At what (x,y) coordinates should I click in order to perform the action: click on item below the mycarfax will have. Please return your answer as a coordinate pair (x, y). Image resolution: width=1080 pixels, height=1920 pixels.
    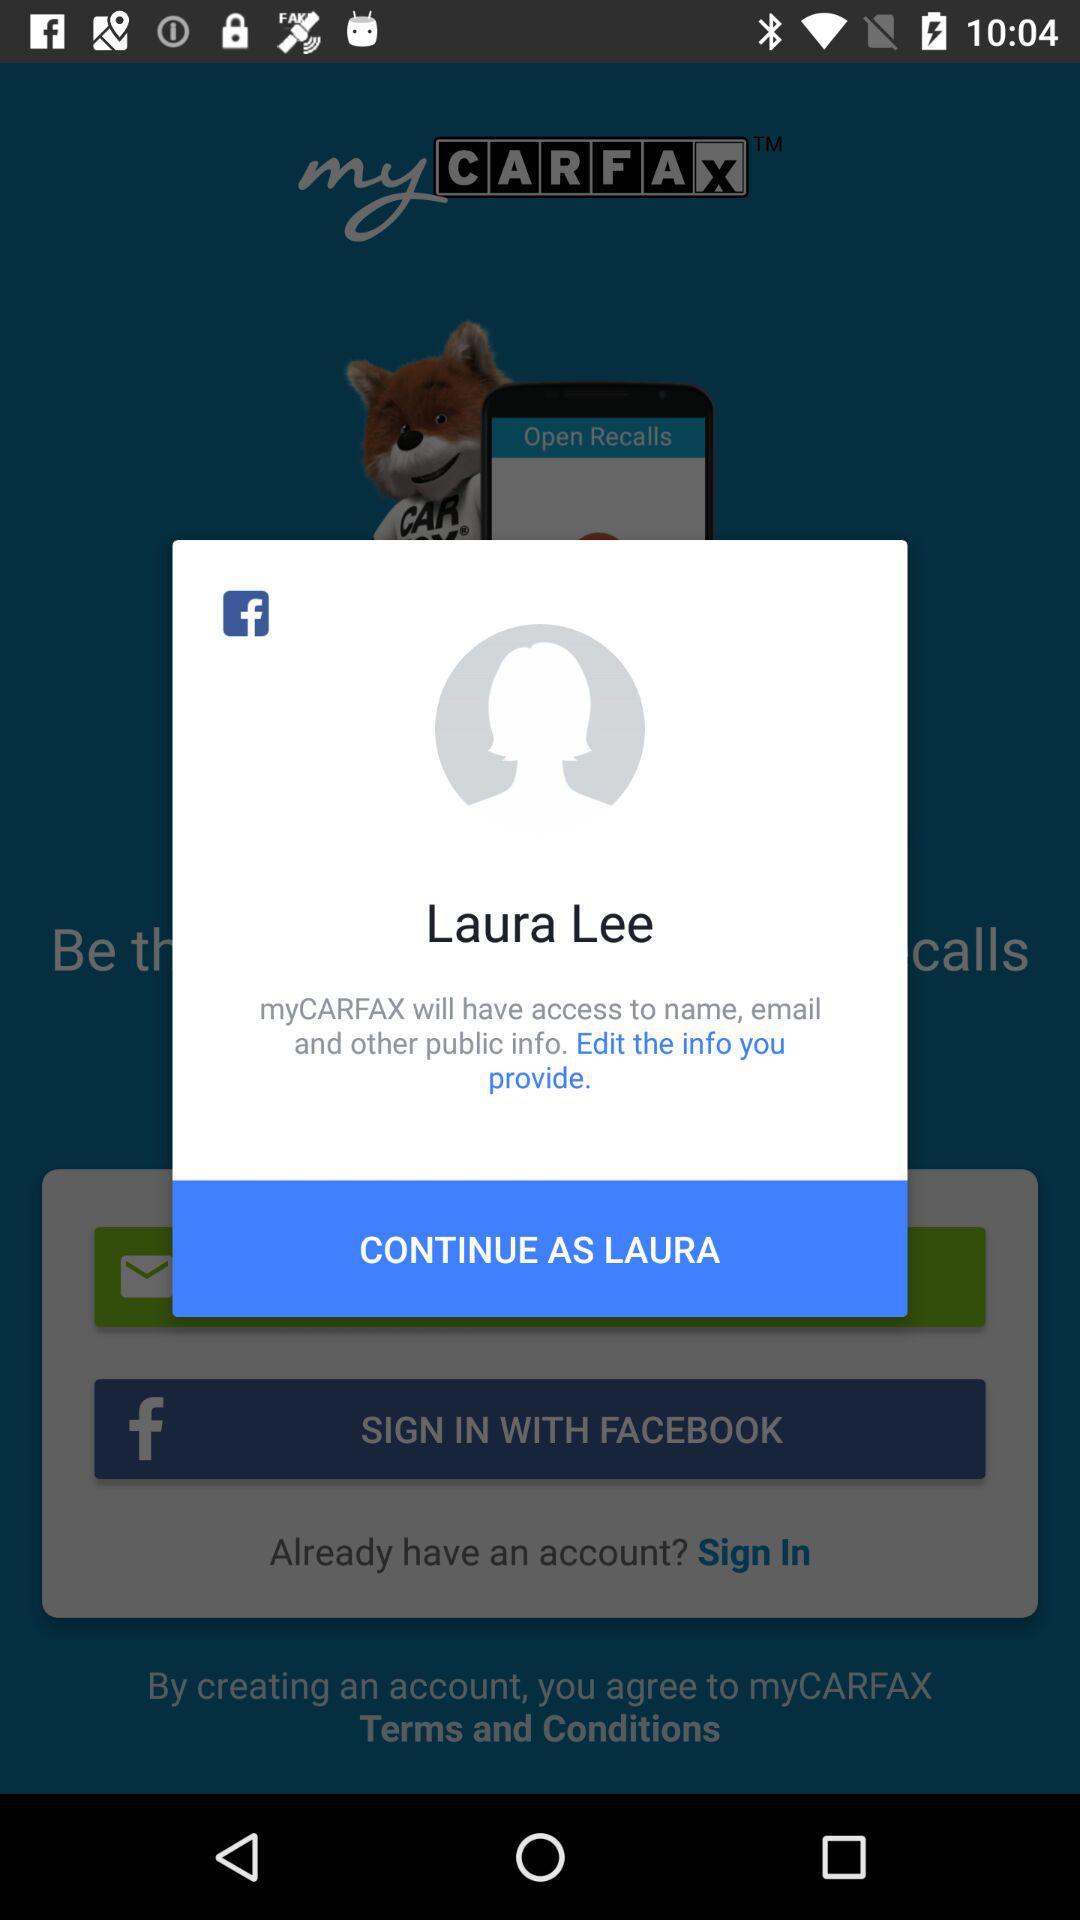
    Looking at the image, I should click on (540, 1247).